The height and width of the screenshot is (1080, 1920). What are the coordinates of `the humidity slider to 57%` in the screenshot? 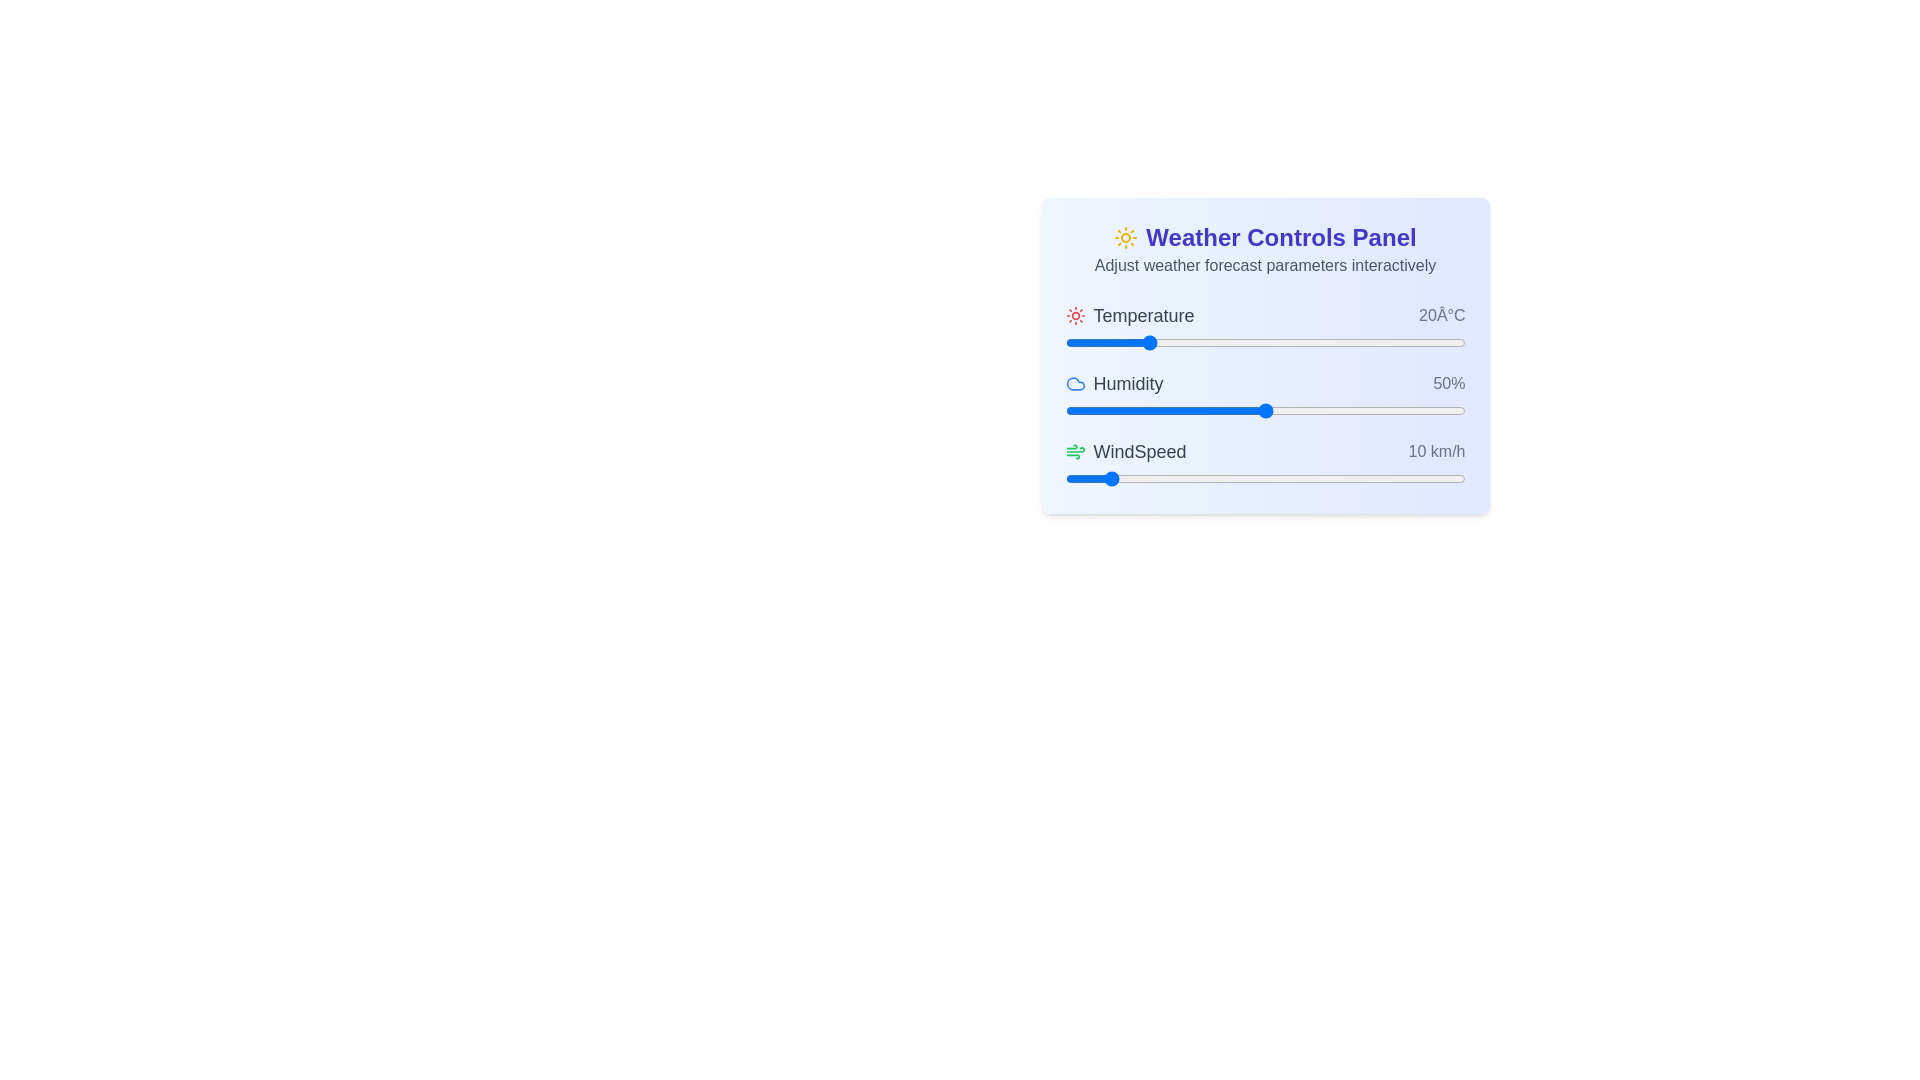 It's located at (1293, 410).